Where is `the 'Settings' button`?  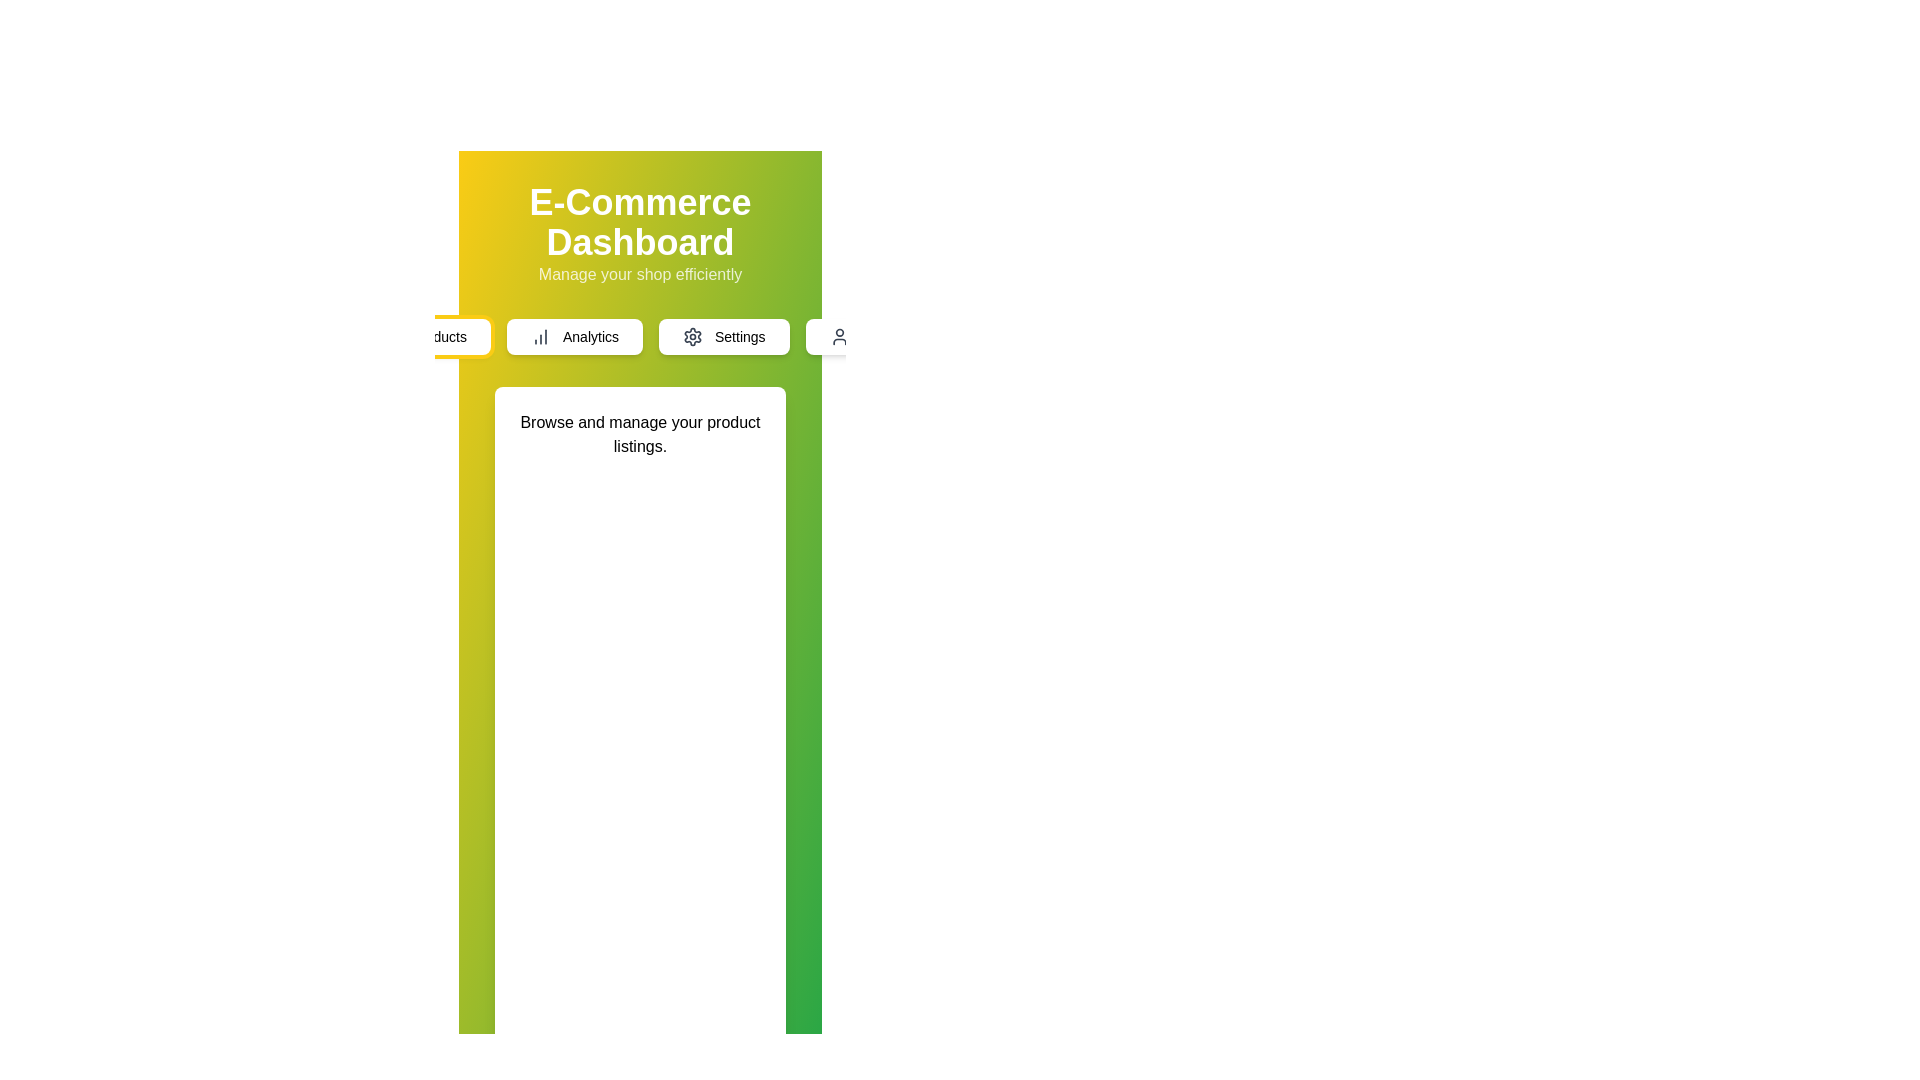 the 'Settings' button is located at coordinates (723, 335).